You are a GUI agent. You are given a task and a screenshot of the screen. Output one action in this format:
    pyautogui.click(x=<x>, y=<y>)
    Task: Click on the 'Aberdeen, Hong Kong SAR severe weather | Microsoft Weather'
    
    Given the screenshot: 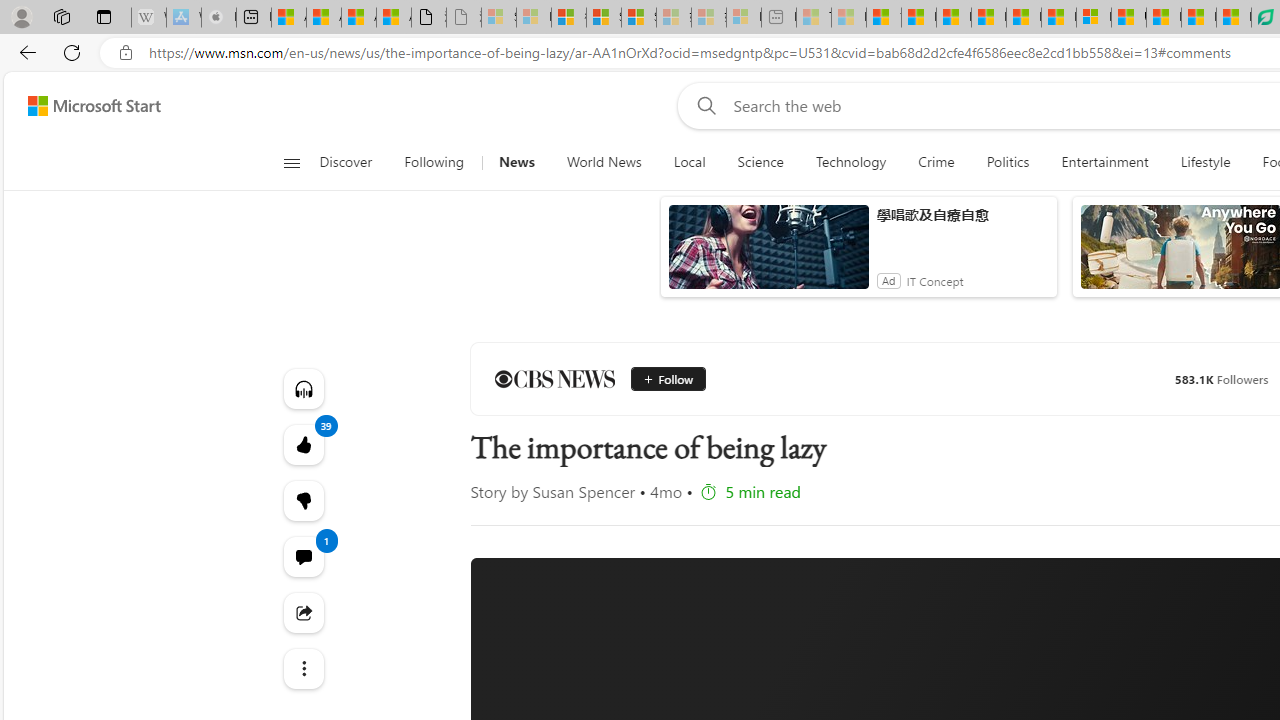 What is the action you would take?
    pyautogui.click(x=394, y=17)
    